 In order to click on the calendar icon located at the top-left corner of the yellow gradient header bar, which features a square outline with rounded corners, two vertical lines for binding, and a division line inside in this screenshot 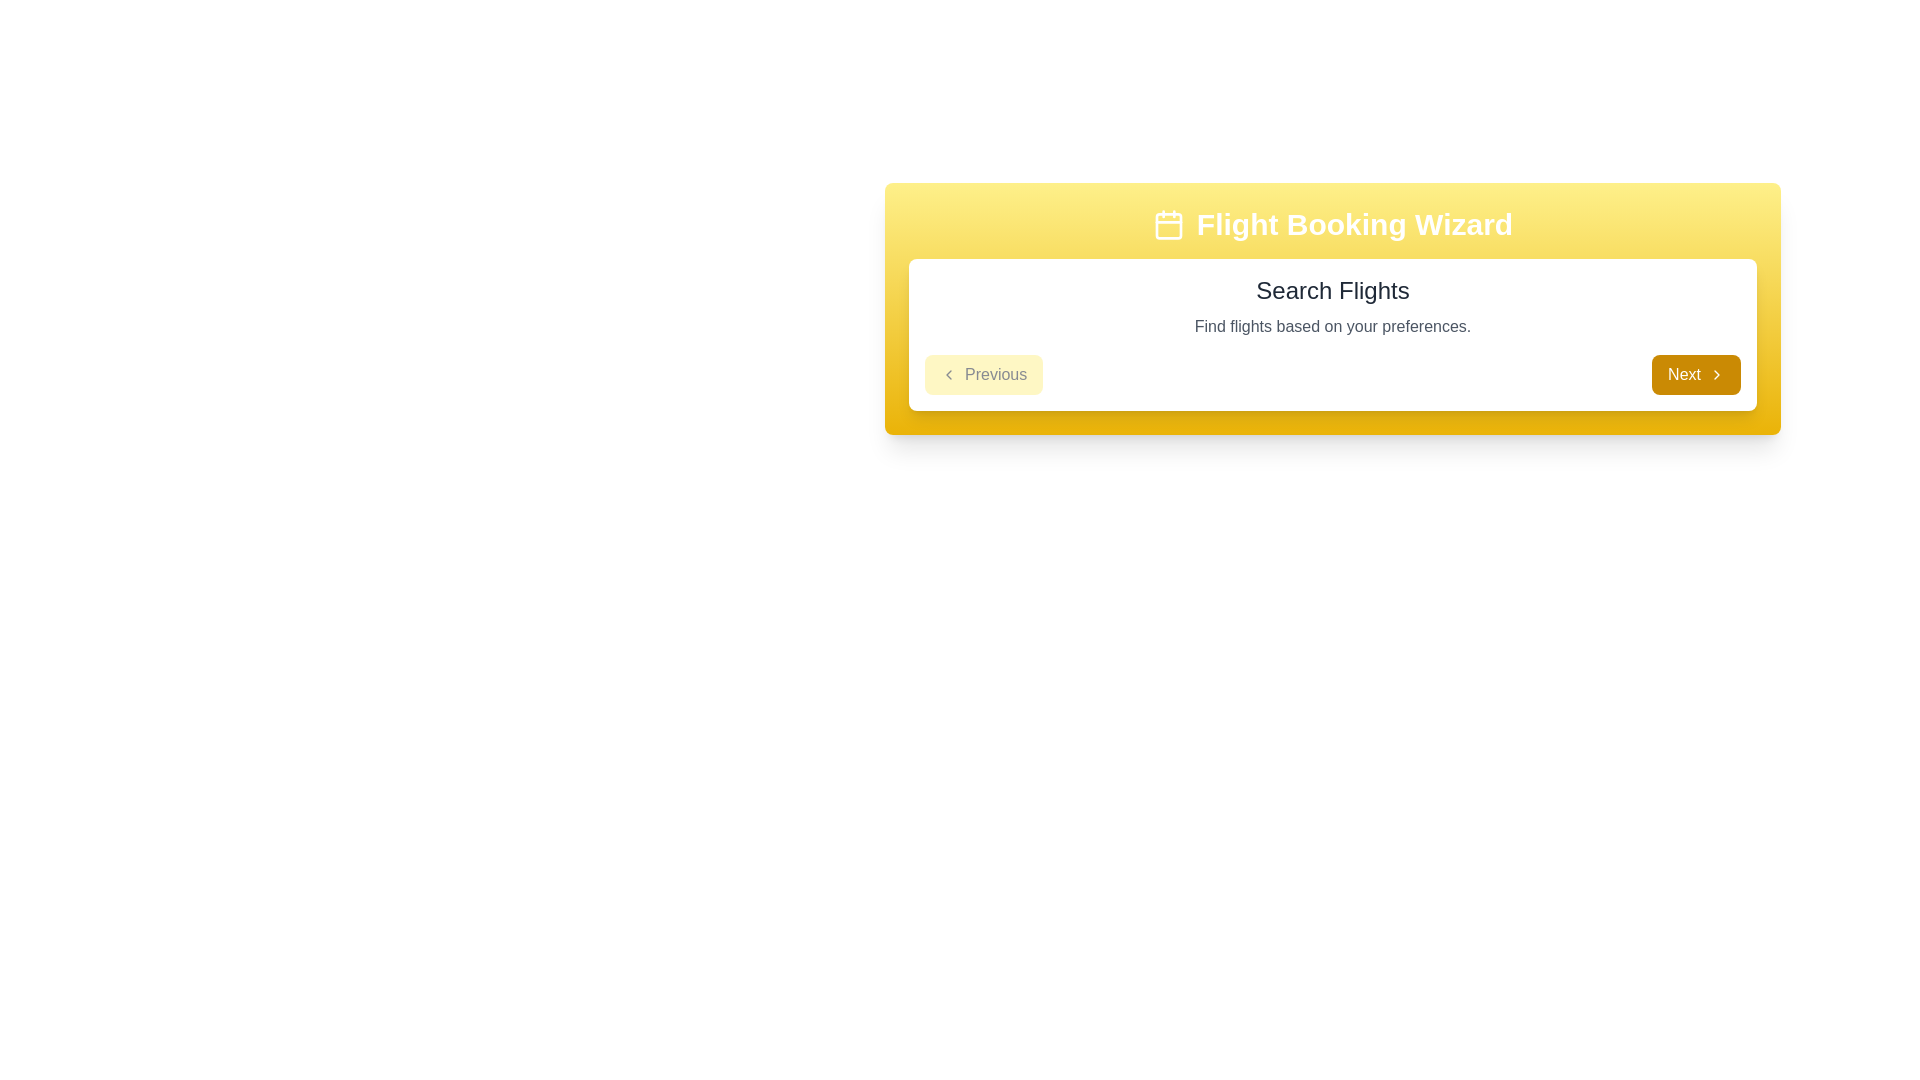, I will do `click(1168, 224)`.